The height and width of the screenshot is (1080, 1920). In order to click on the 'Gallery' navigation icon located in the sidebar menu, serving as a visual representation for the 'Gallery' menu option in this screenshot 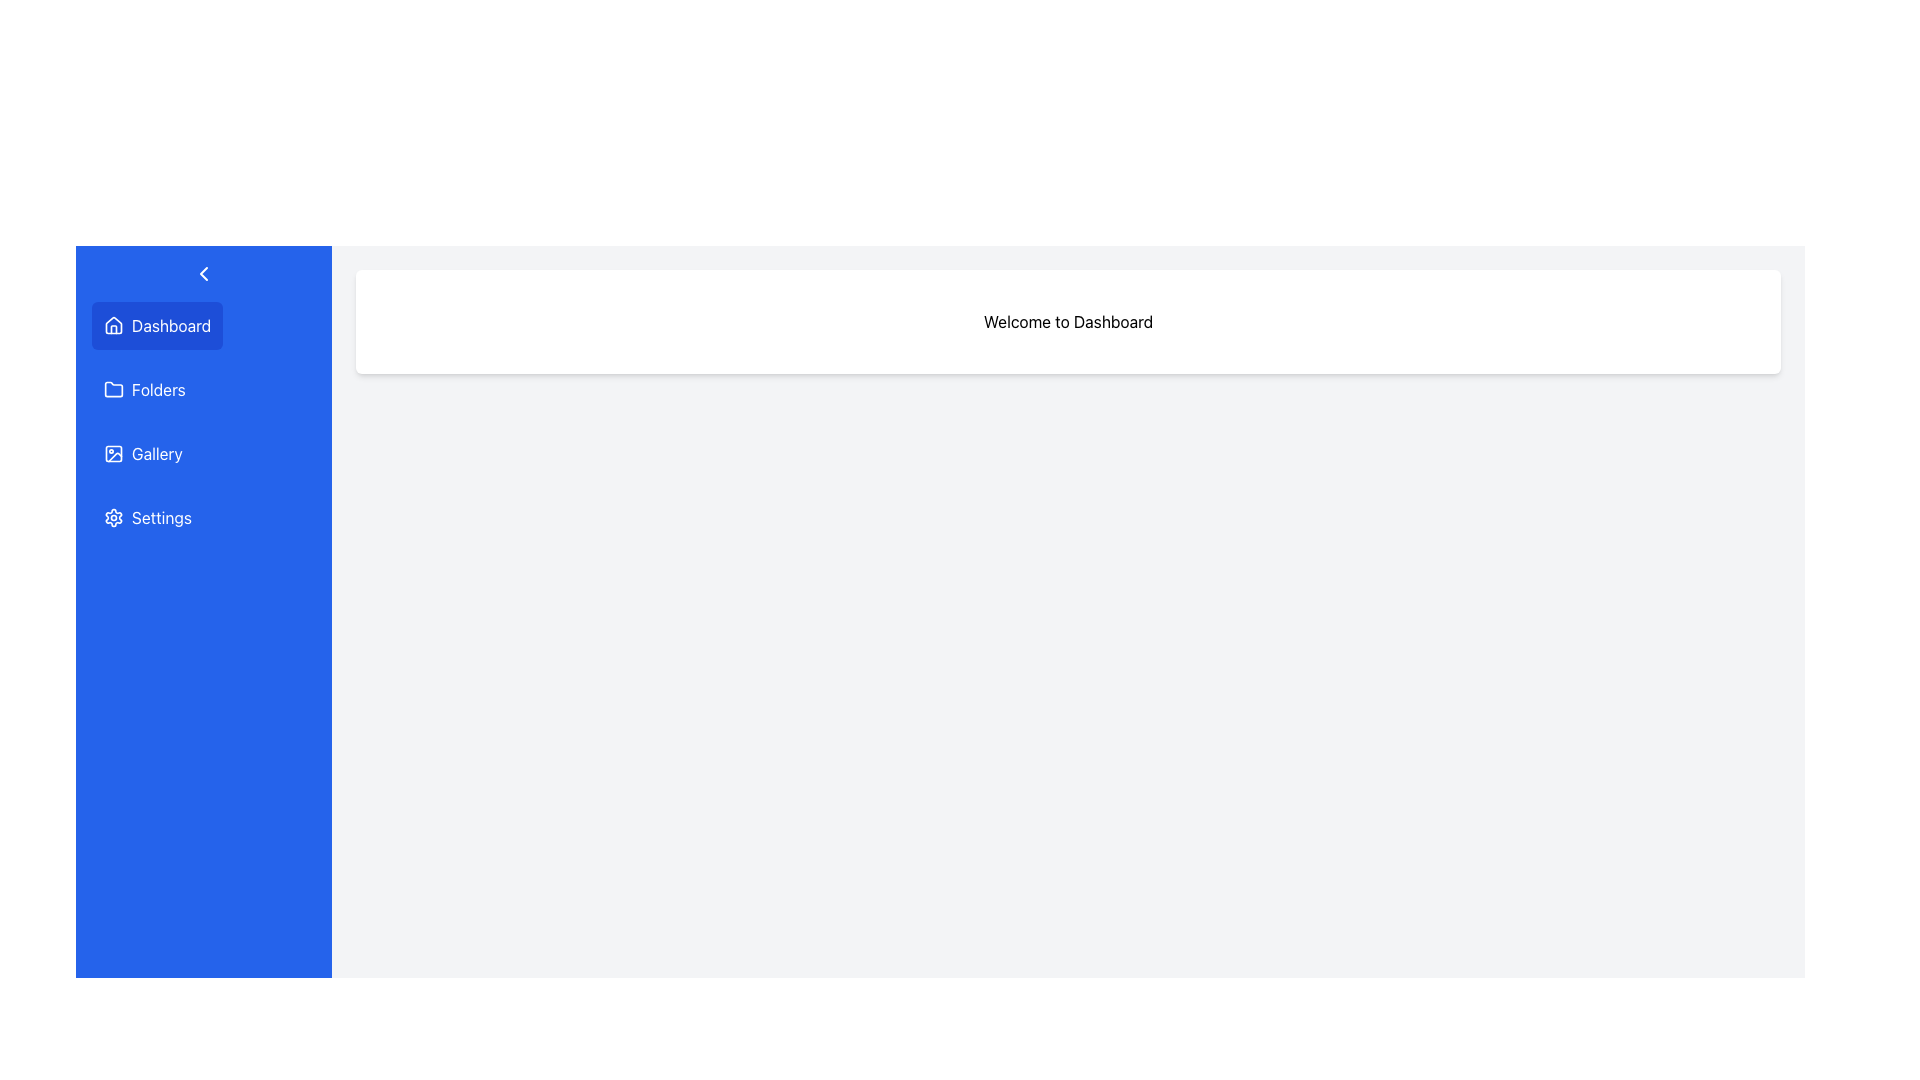, I will do `click(113, 454)`.